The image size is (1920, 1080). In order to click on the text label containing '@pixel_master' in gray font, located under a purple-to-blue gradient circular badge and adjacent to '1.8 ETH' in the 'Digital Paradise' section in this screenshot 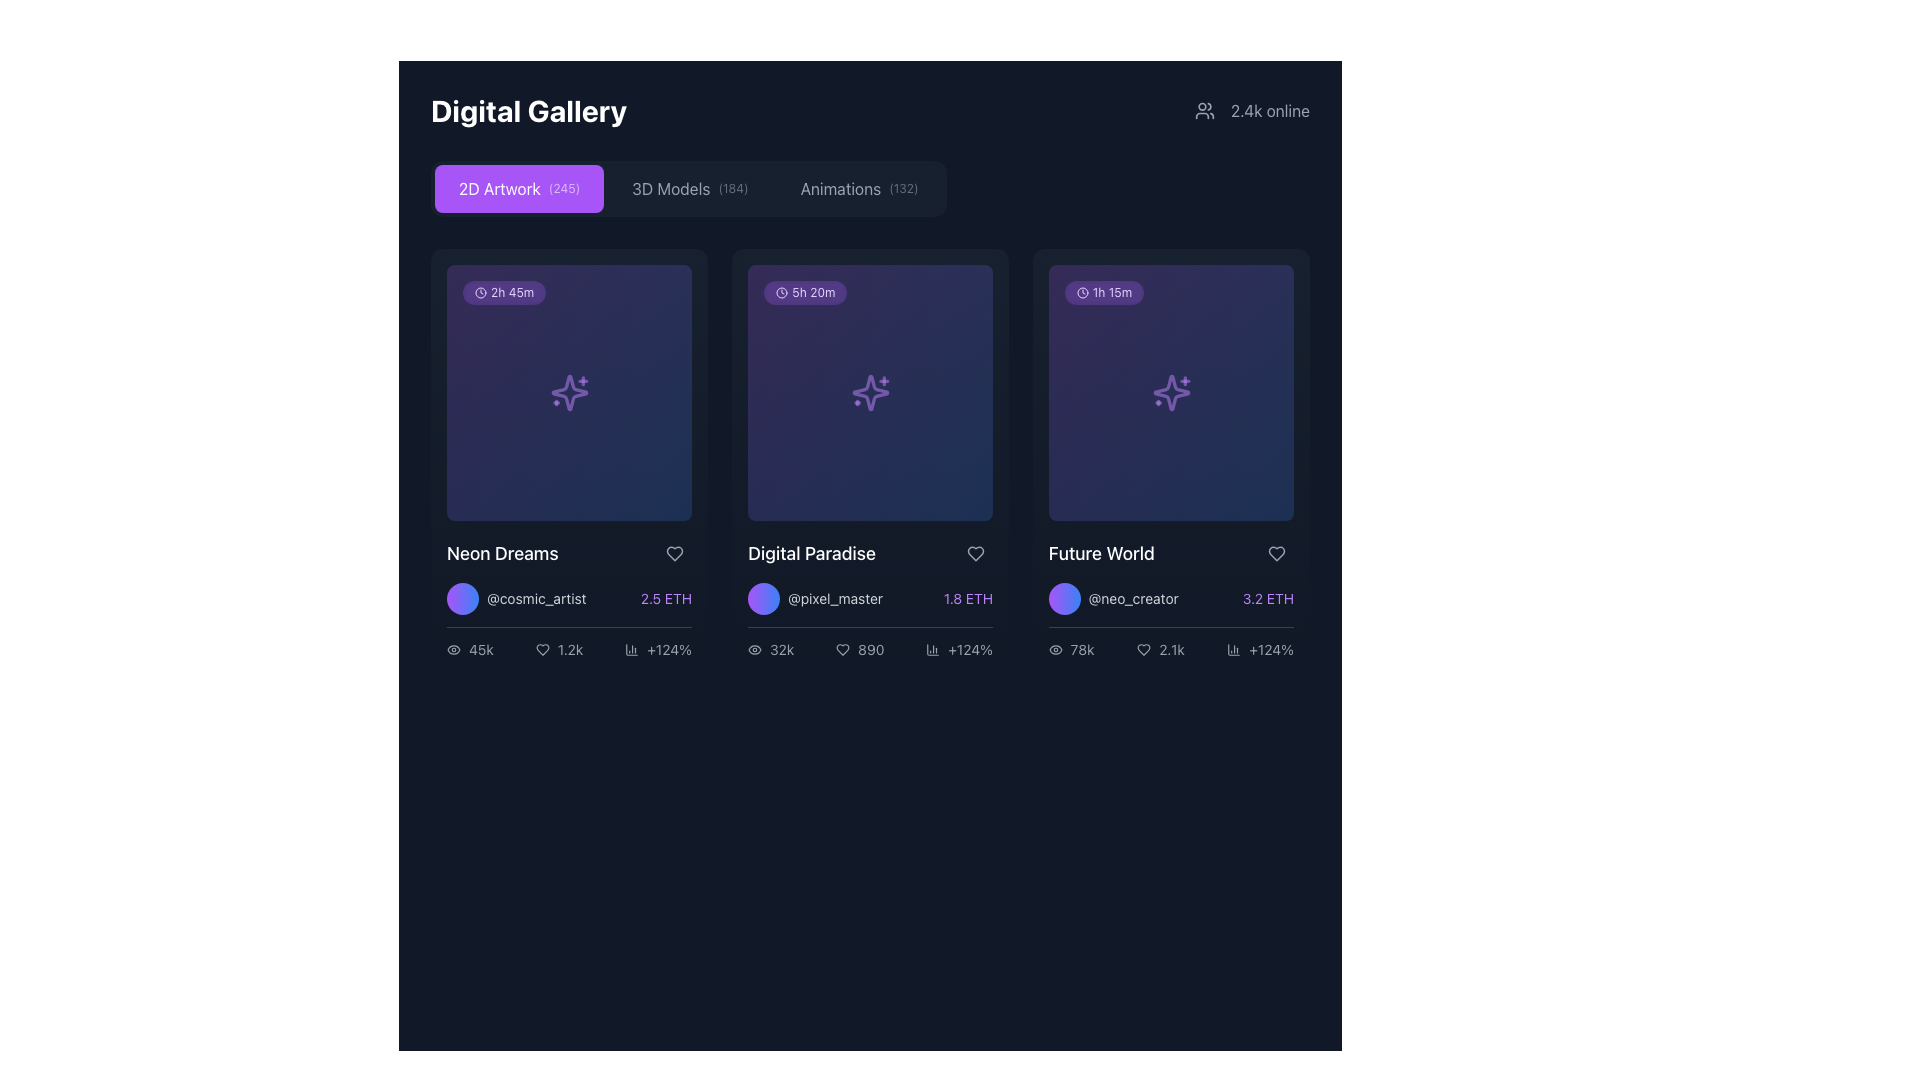, I will do `click(870, 597)`.